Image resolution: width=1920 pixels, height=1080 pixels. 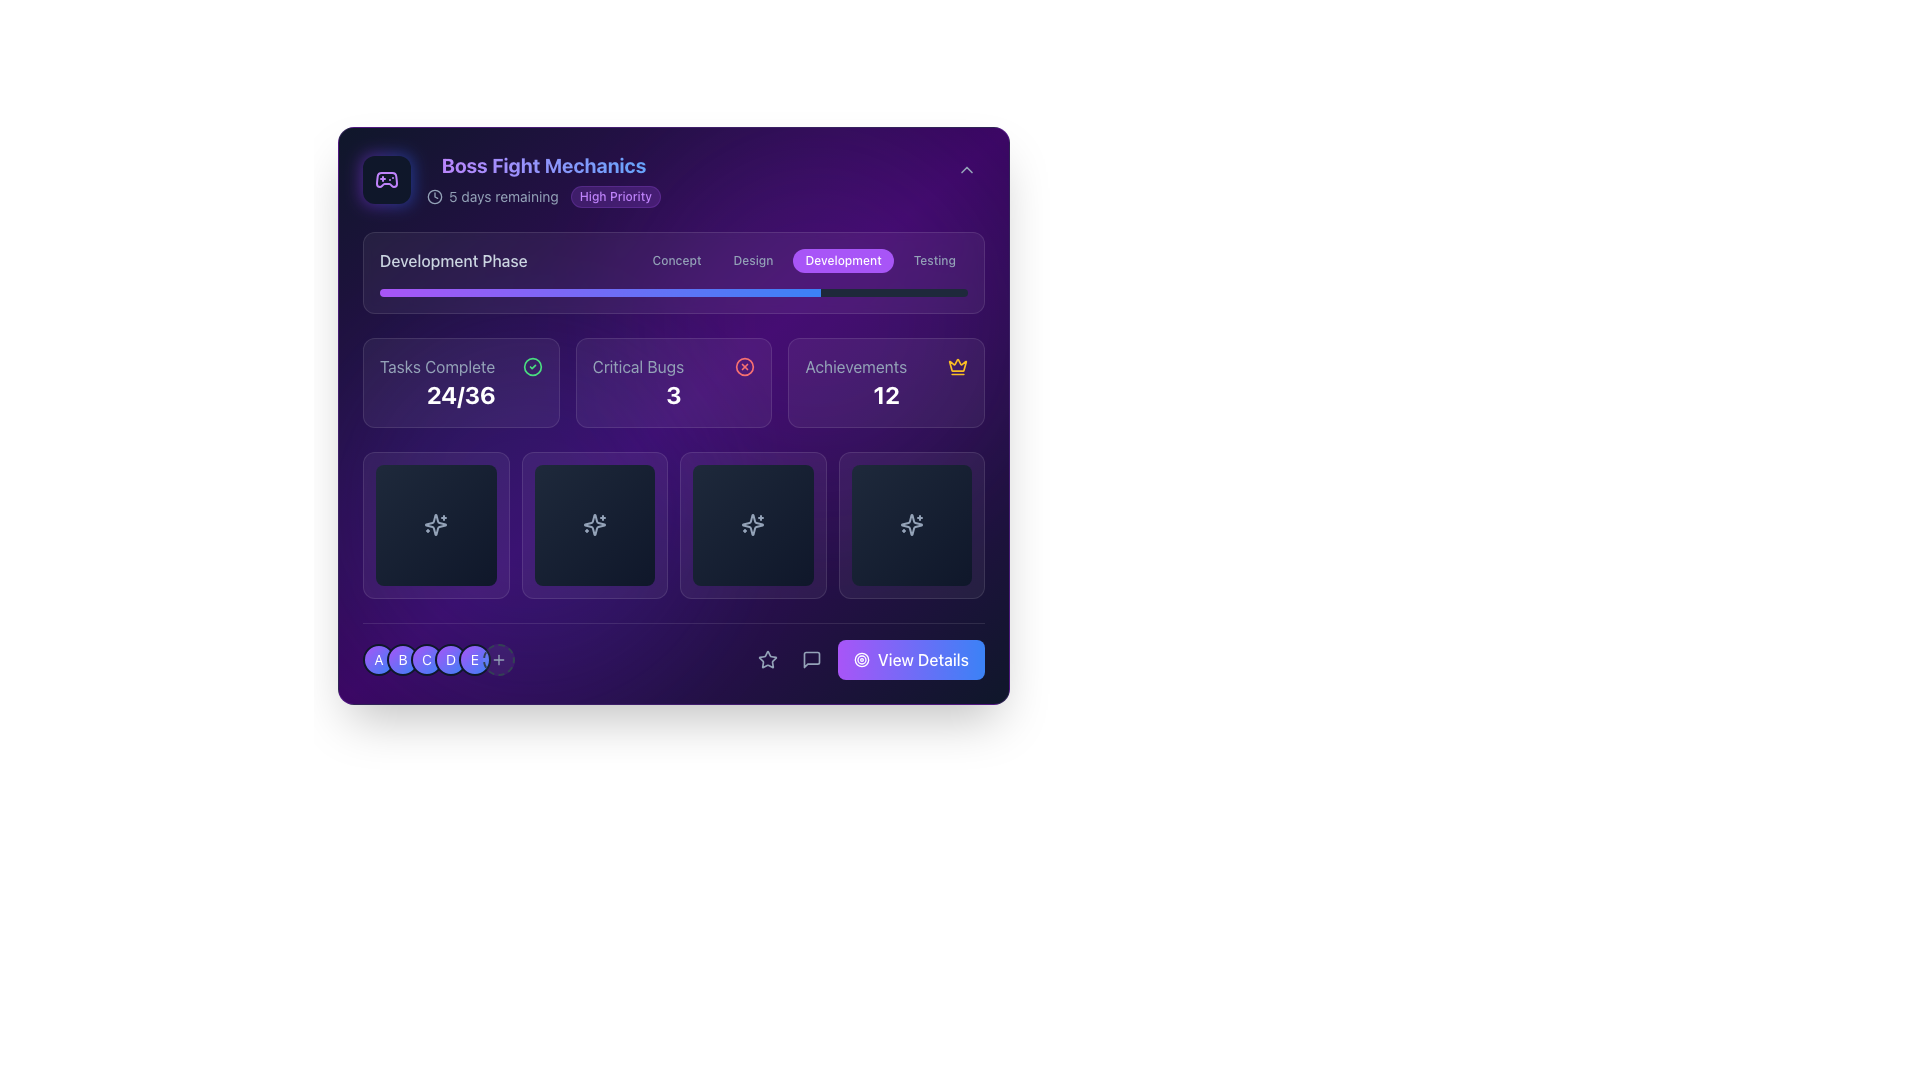 What do you see at coordinates (673, 273) in the screenshot?
I see `the phase navigation buttons in the progress tracker located centrally near the top of the card interface` at bounding box center [673, 273].